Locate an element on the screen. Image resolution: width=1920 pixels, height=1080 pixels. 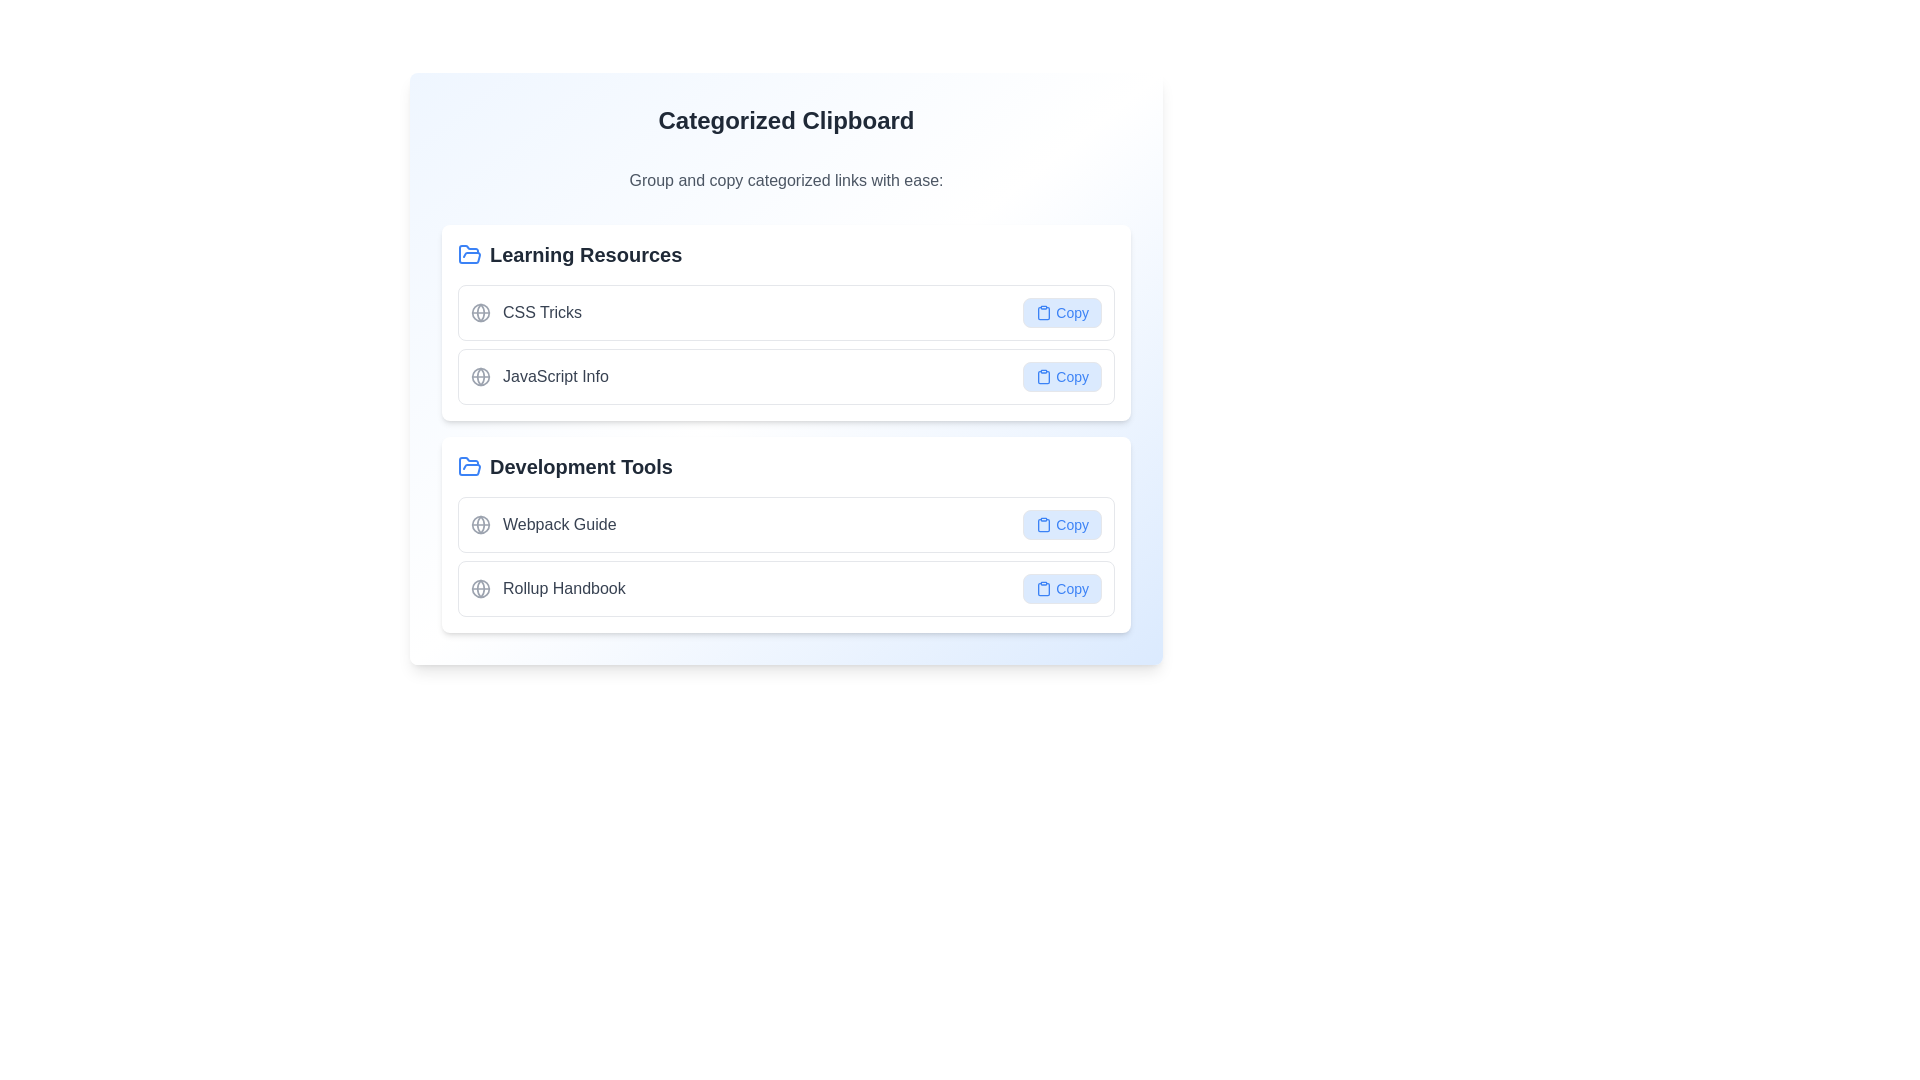
the 'Copy' button with rounded corners and a light blue background, located in the bottom-right corner of the 'Rollup Handbook' group is located at coordinates (1061, 588).